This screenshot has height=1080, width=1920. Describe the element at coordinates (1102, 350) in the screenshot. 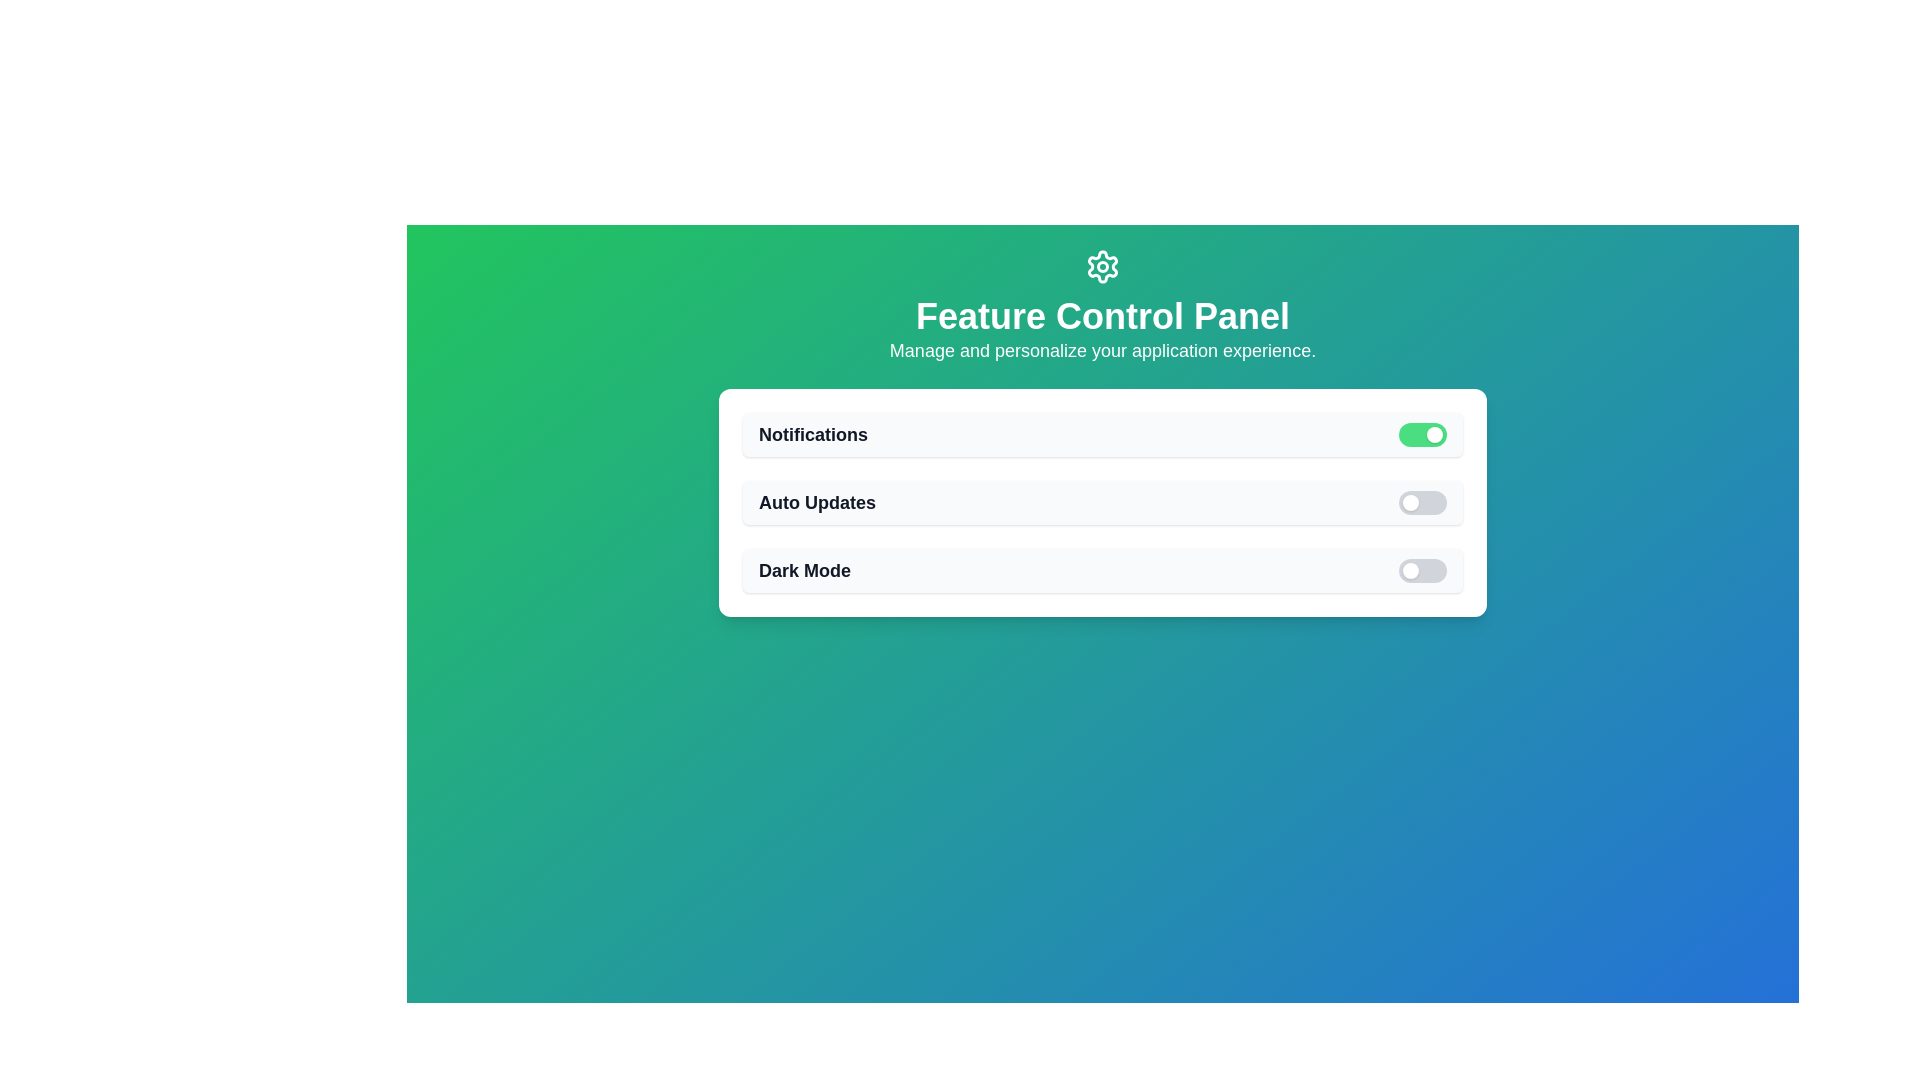

I see `the static text label that reads 'Manage and personalize your application experience.' which is positioned below the header 'Feature Control Panel'` at that location.